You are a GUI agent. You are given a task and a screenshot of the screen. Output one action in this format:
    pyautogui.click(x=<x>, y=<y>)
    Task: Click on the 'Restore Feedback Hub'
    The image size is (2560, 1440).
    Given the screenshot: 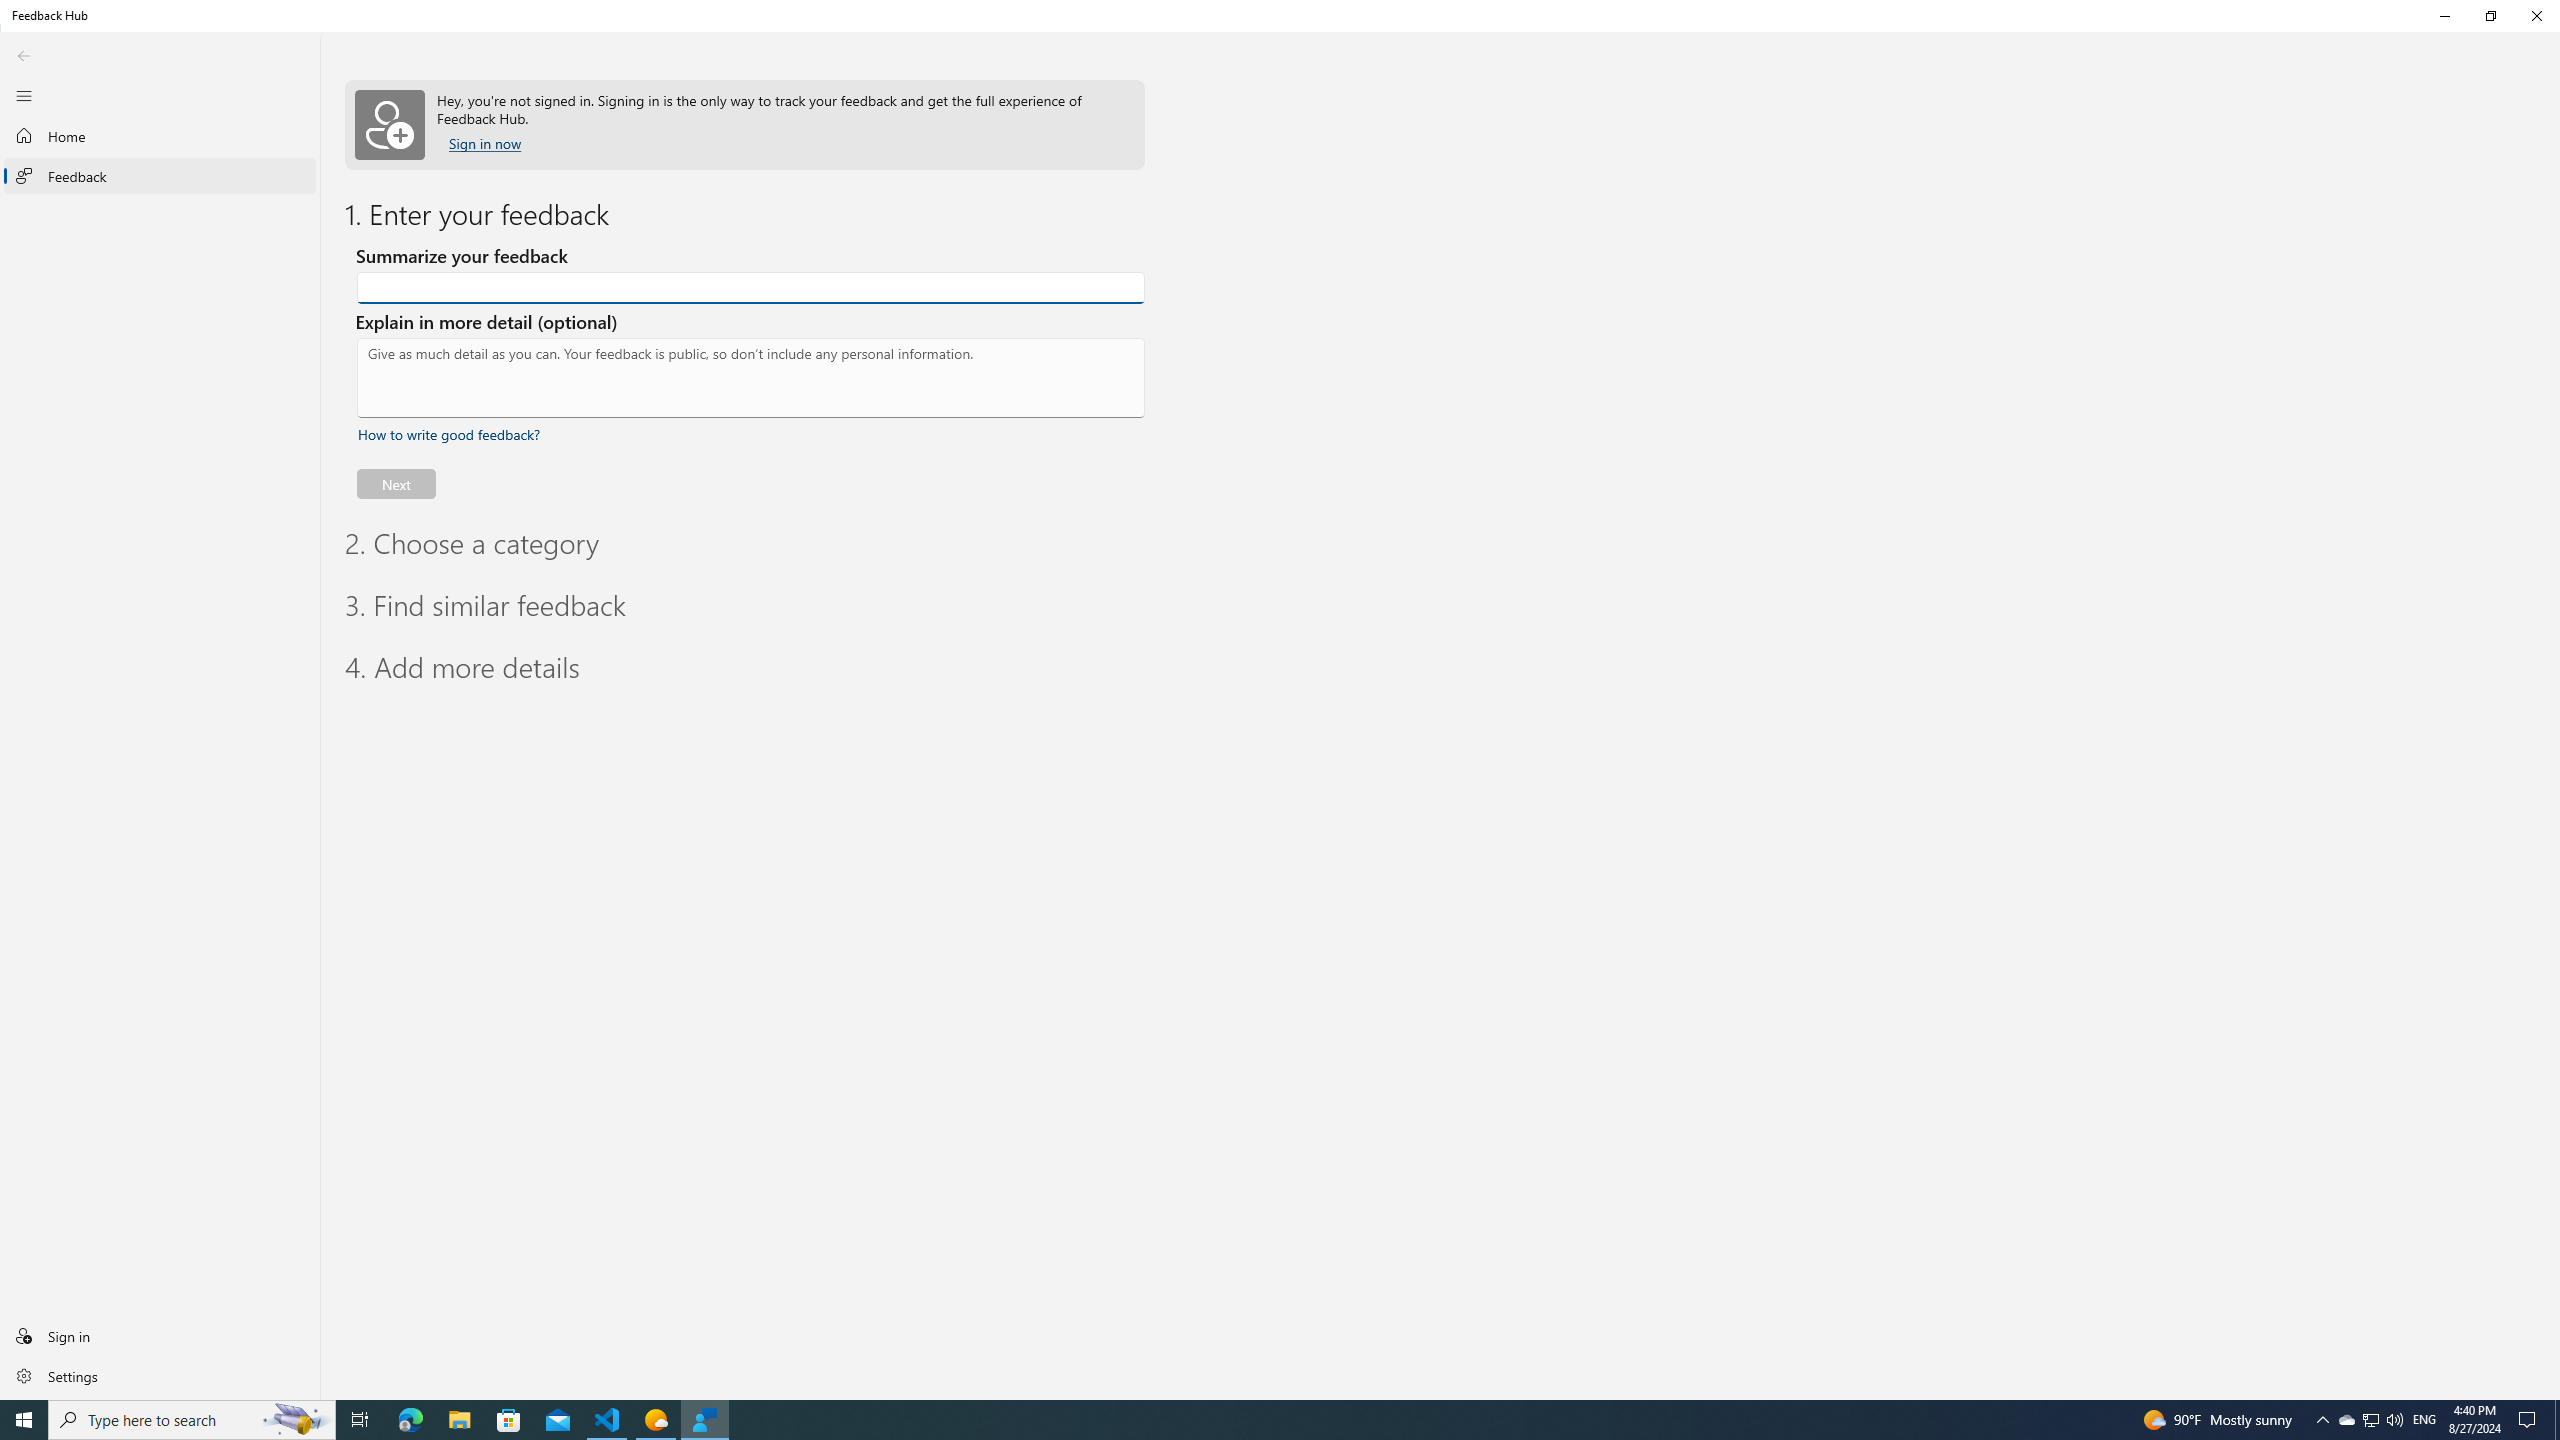 What is the action you would take?
    pyautogui.click(x=2490, y=15)
    